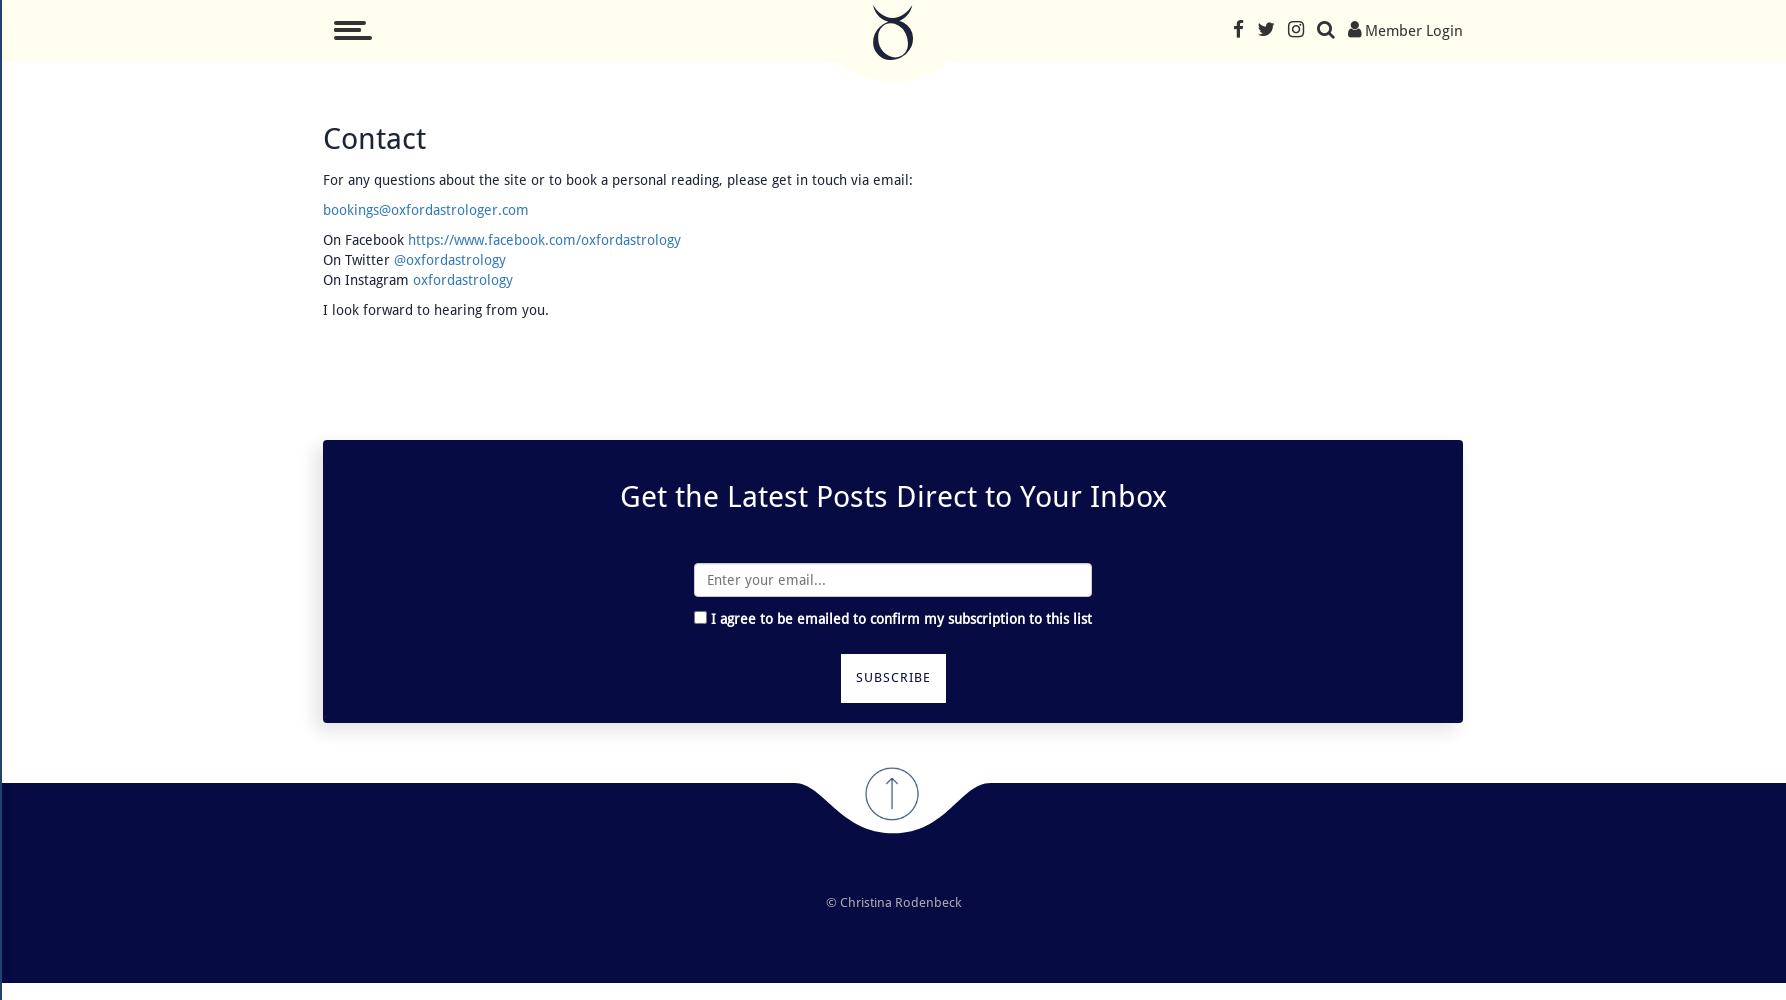 The width and height of the screenshot is (1786, 1000). I want to click on '@oxfordastrology', so click(449, 260).